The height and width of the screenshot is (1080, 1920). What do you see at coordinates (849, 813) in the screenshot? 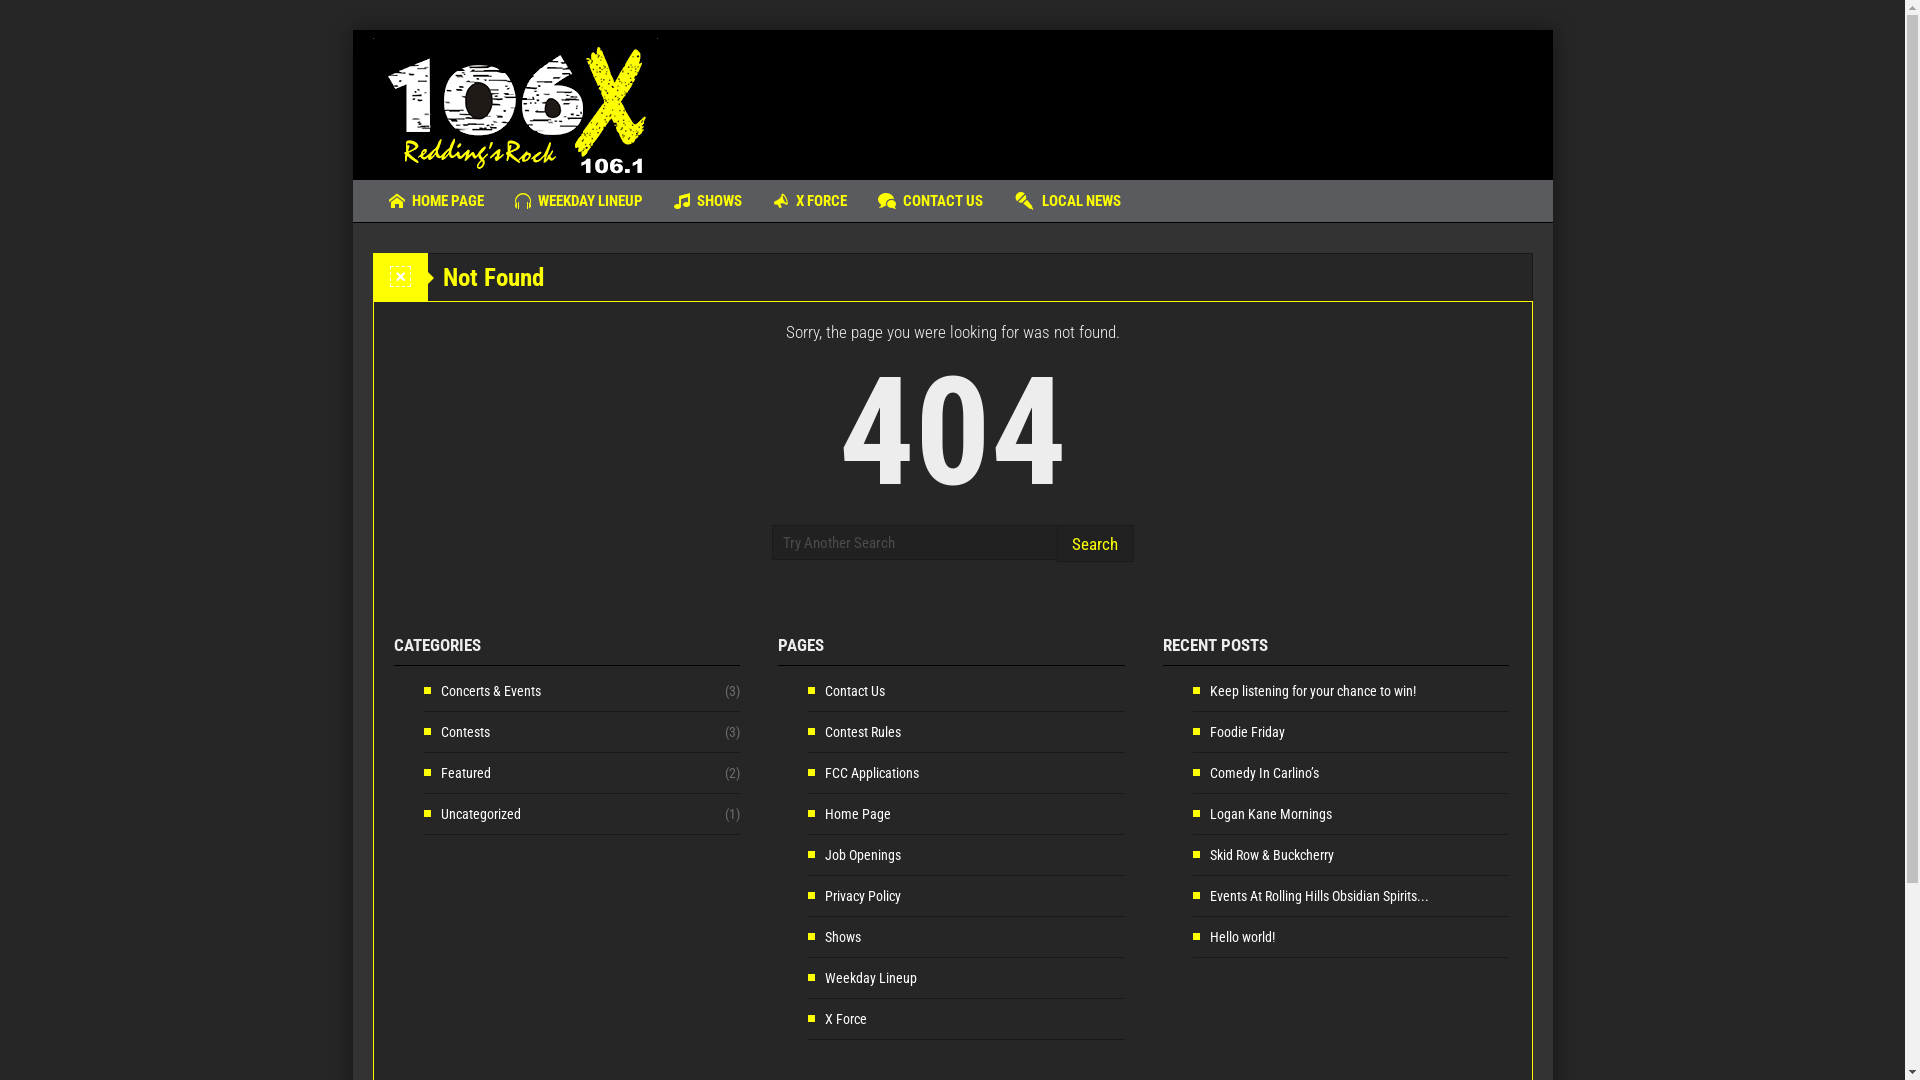
I see `'Home Page'` at bounding box center [849, 813].